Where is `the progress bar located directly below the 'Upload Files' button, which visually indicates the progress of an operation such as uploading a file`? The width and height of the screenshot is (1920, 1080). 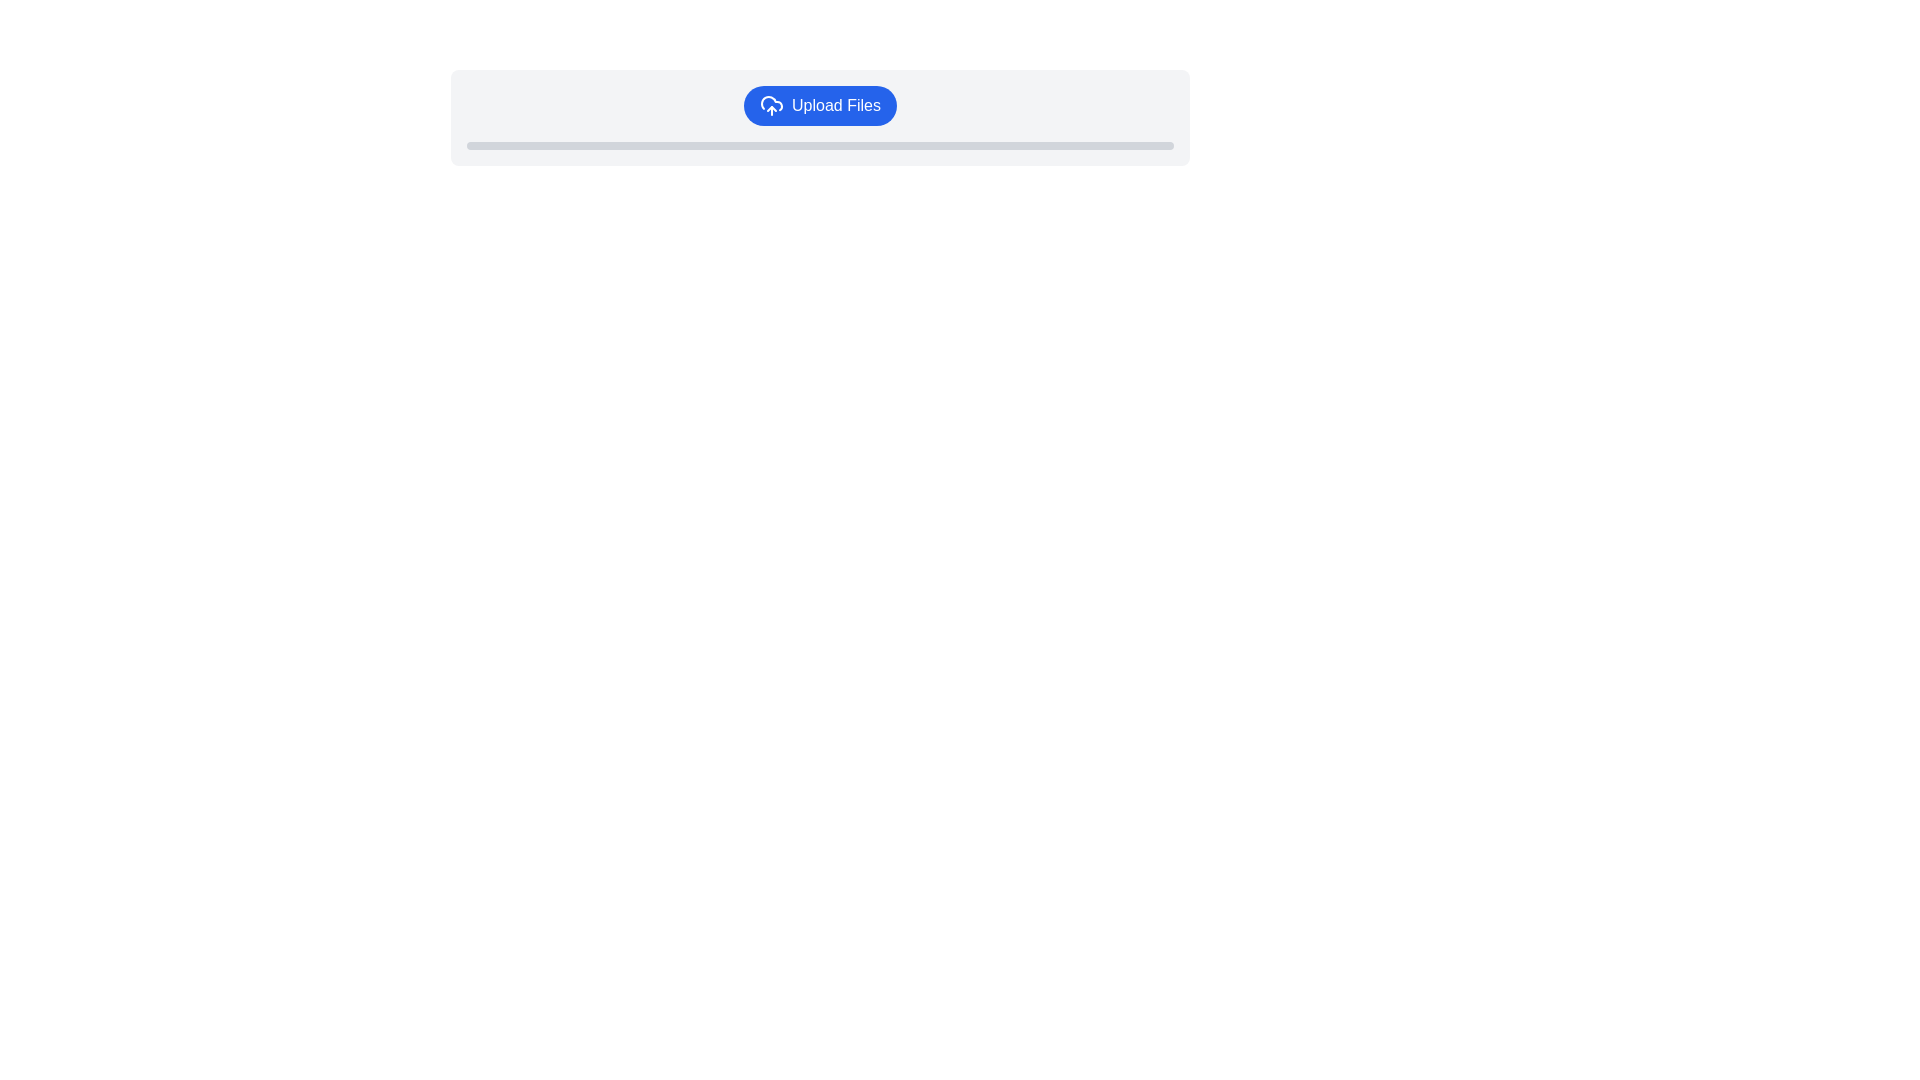
the progress bar located directly below the 'Upload Files' button, which visually indicates the progress of an operation such as uploading a file is located at coordinates (820, 145).